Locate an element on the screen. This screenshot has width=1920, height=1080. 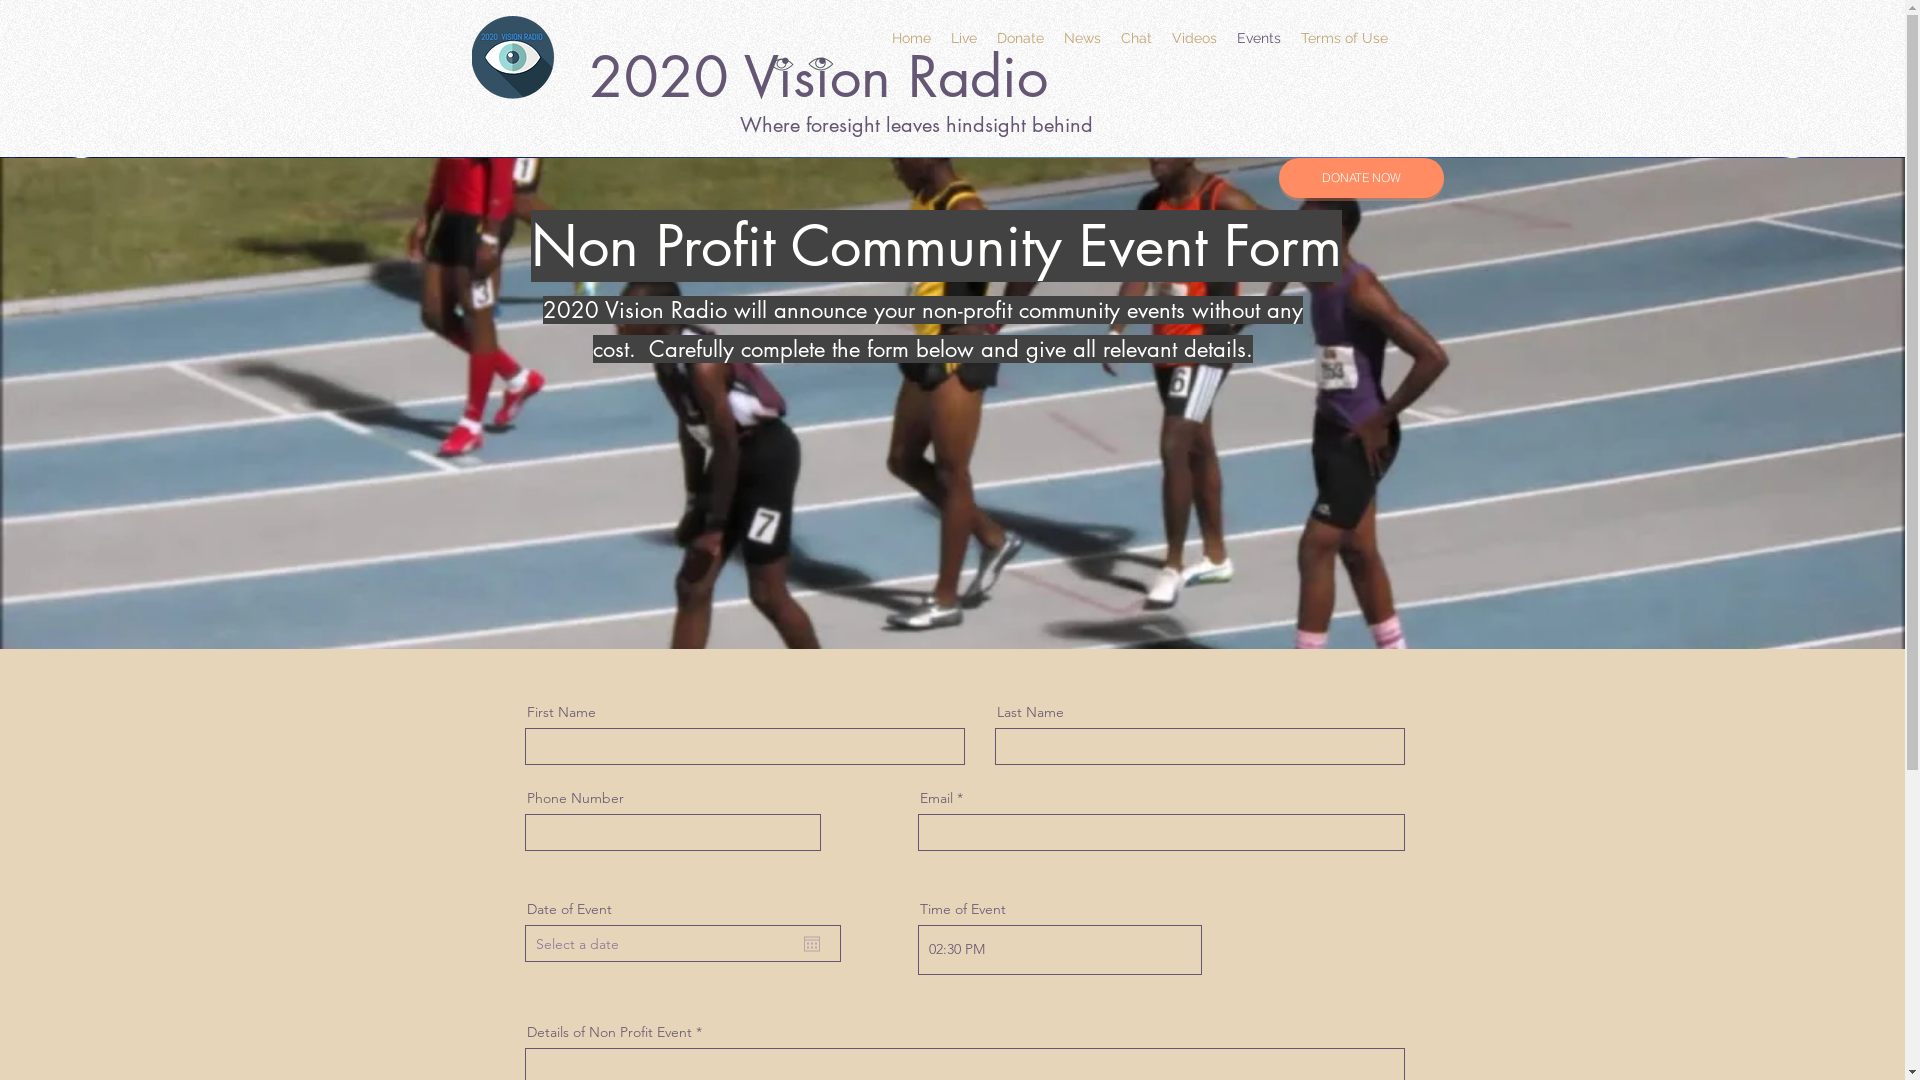
'Terms of Use' is located at coordinates (1343, 38).